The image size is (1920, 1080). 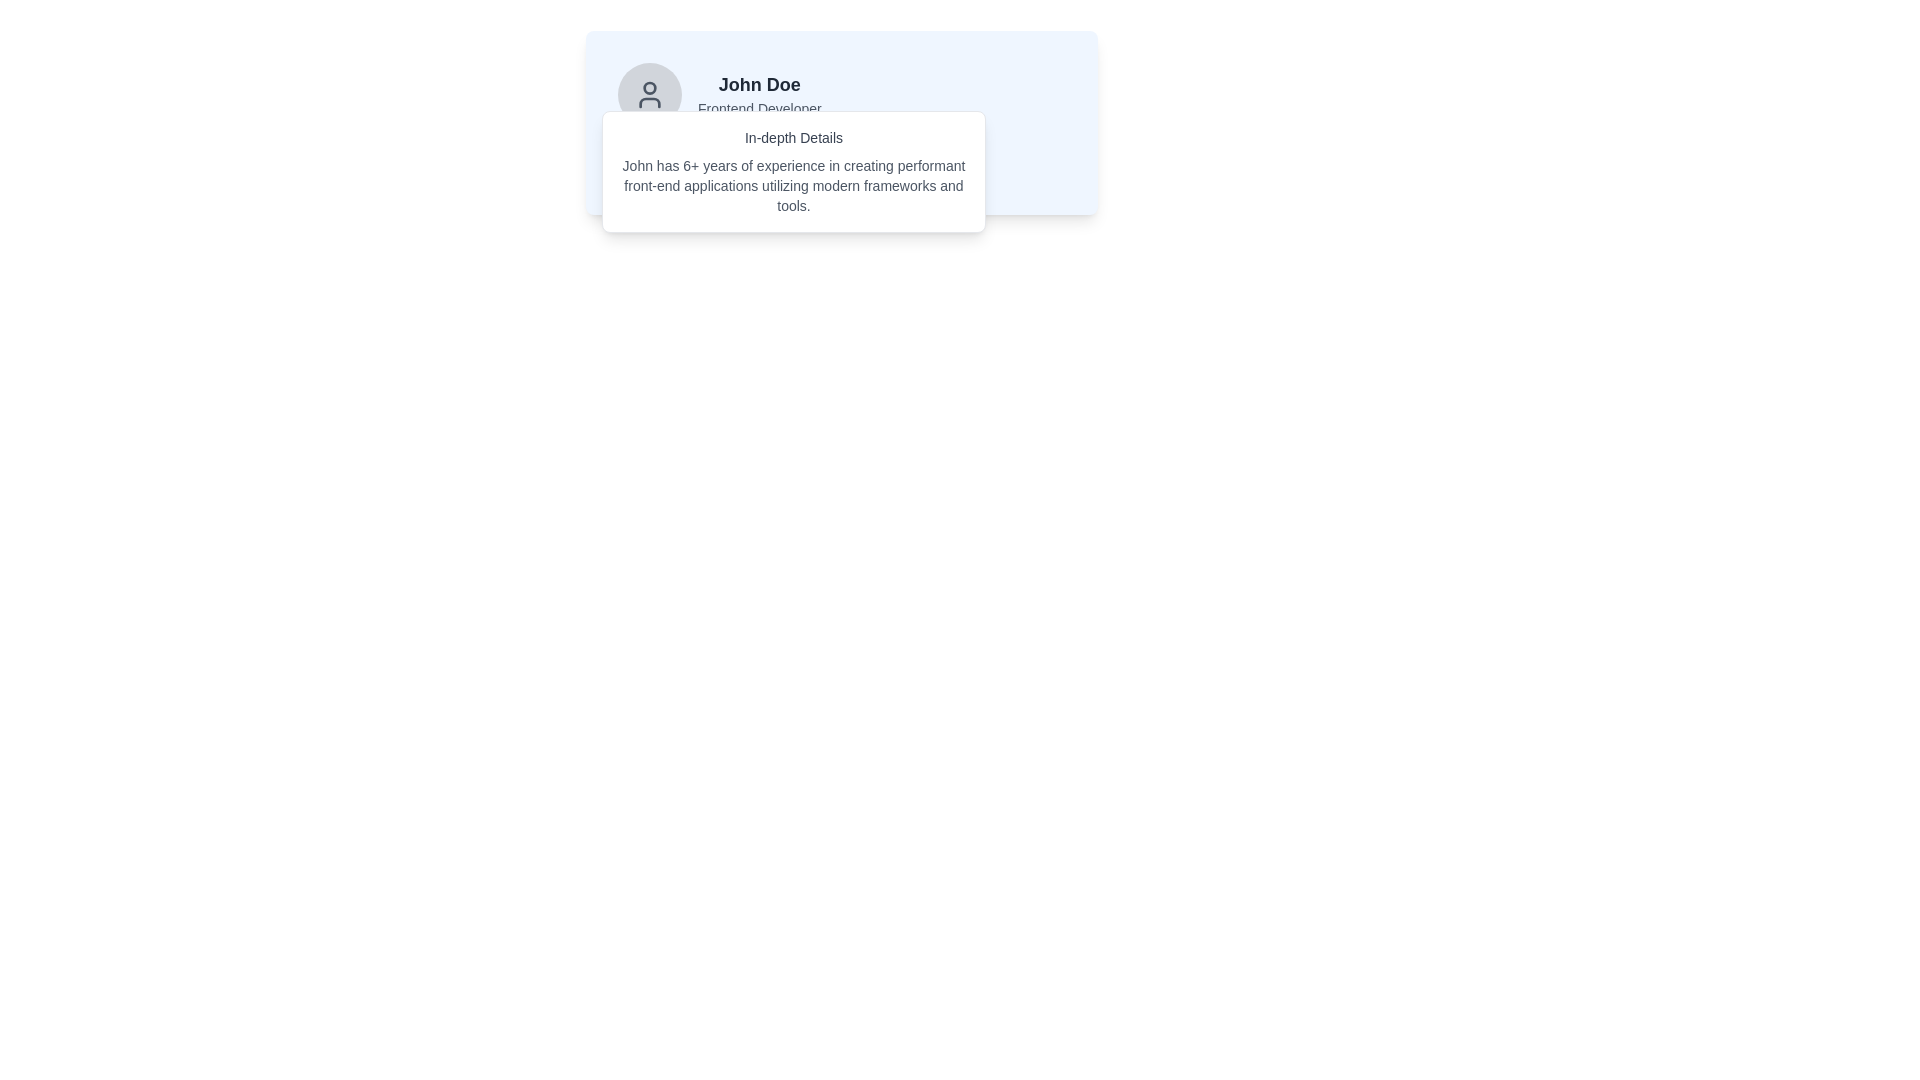 What do you see at coordinates (649, 87) in the screenshot?
I see `the circular head portion of the user icon, which is defined by an SVG circle tag and is located near the top center of the icon` at bounding box center [649, 87].